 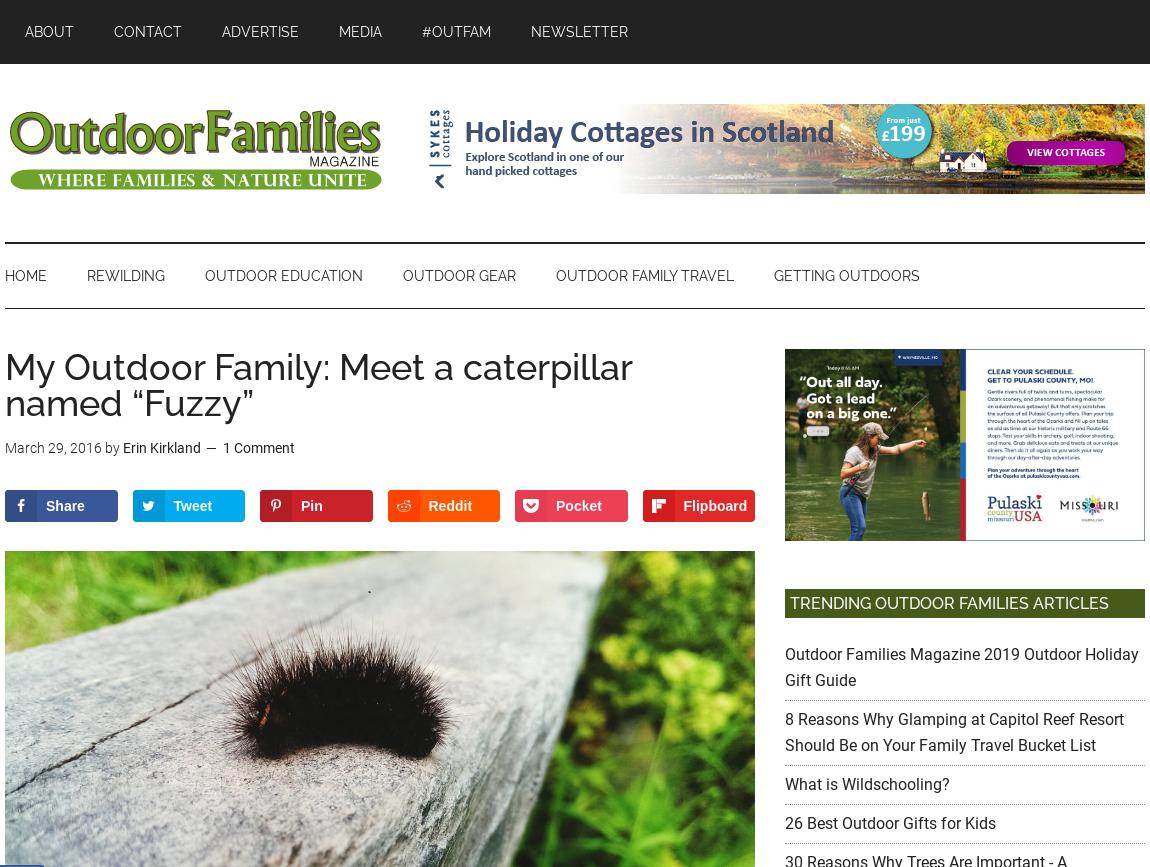 I want to click on 'Advertise', so click(x=259, y=31).